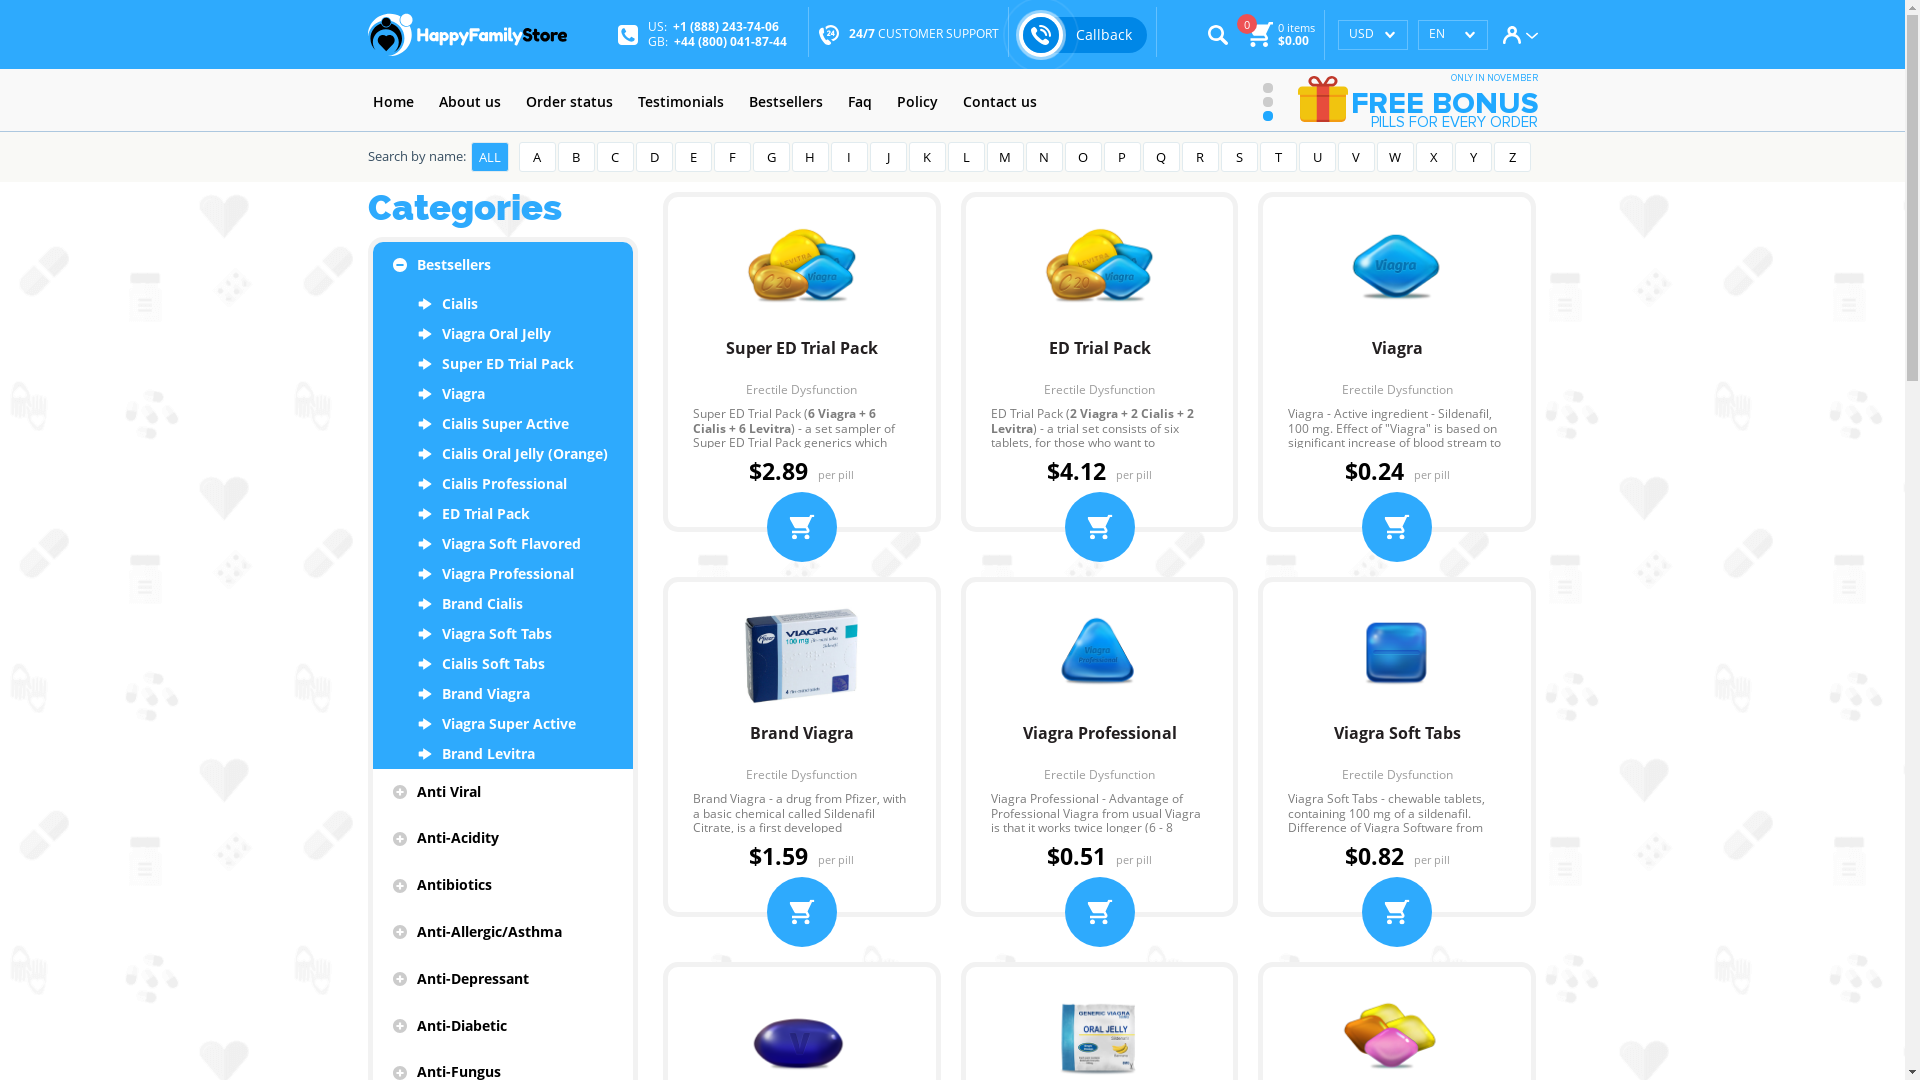  What do you see at coordinates (841, 102) in the screenshot?
I see `'faq'` at bounding box center [841, 102].